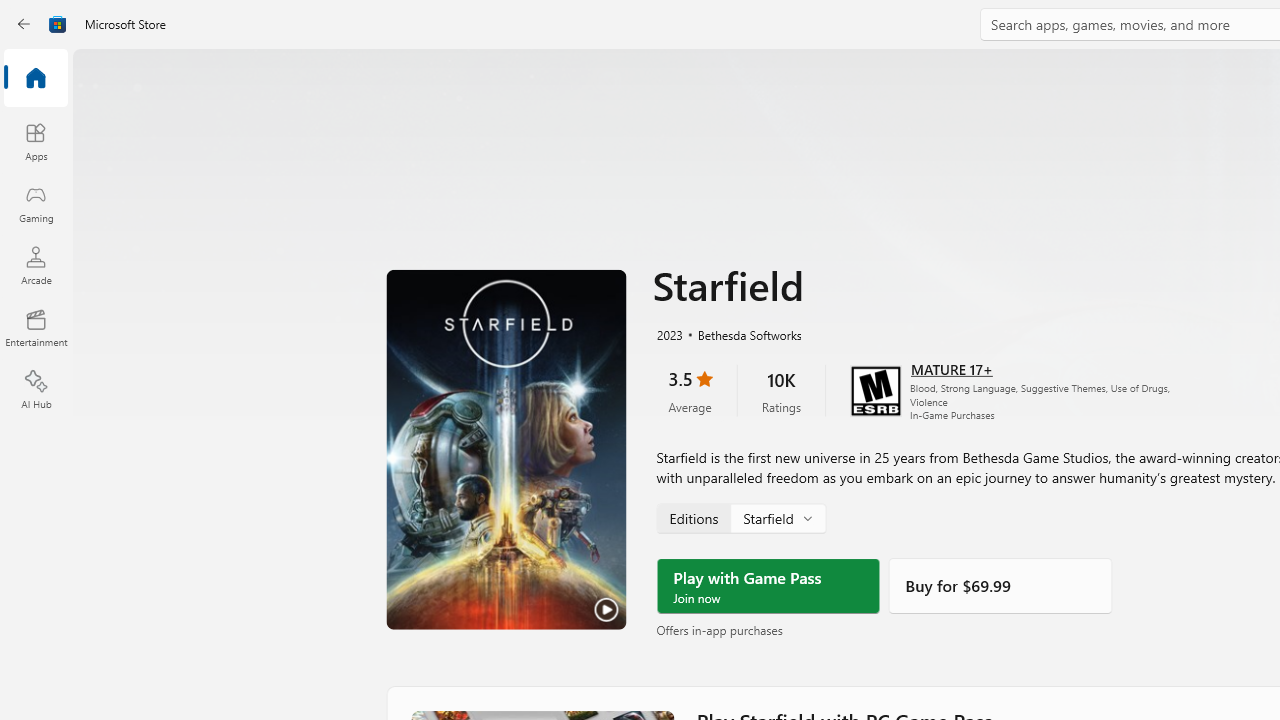  Describe the element at coordinates (1000, 585) in the screenshot. I see `'Buy'` at that location.